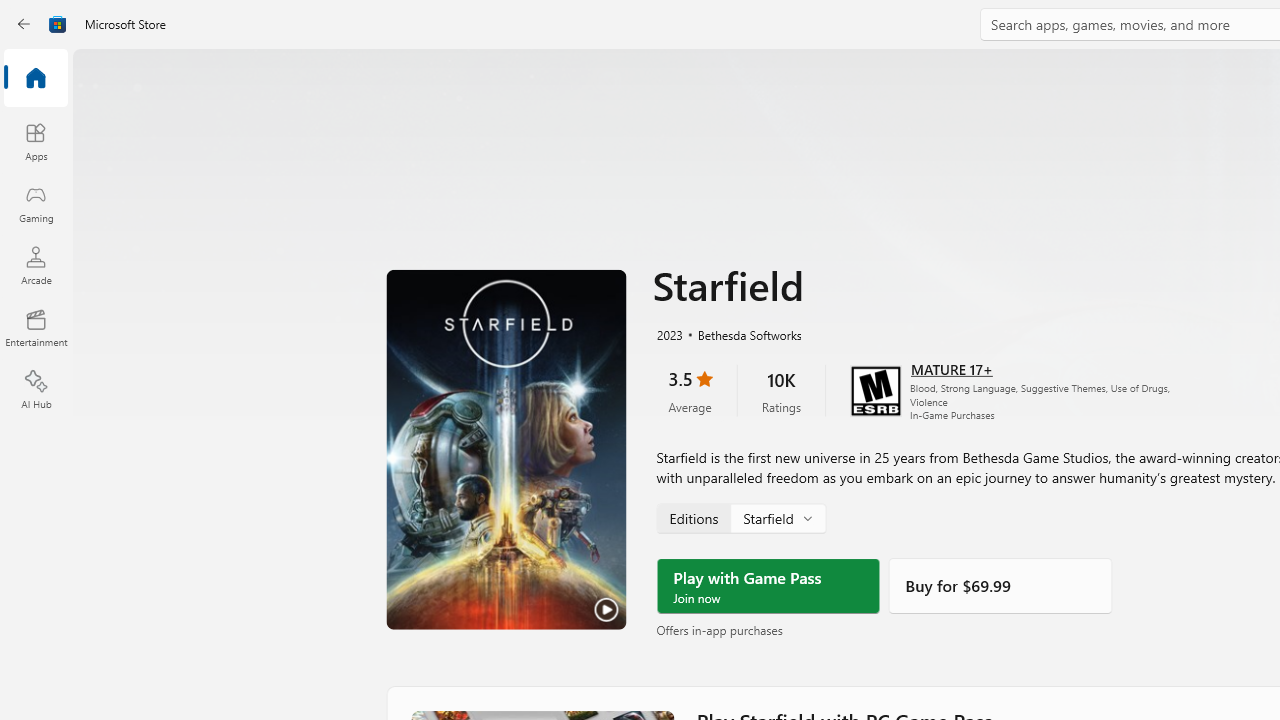  Describe the element at coordinates (1000, 585) in the screenshot. I see `'Buy'` at that location.